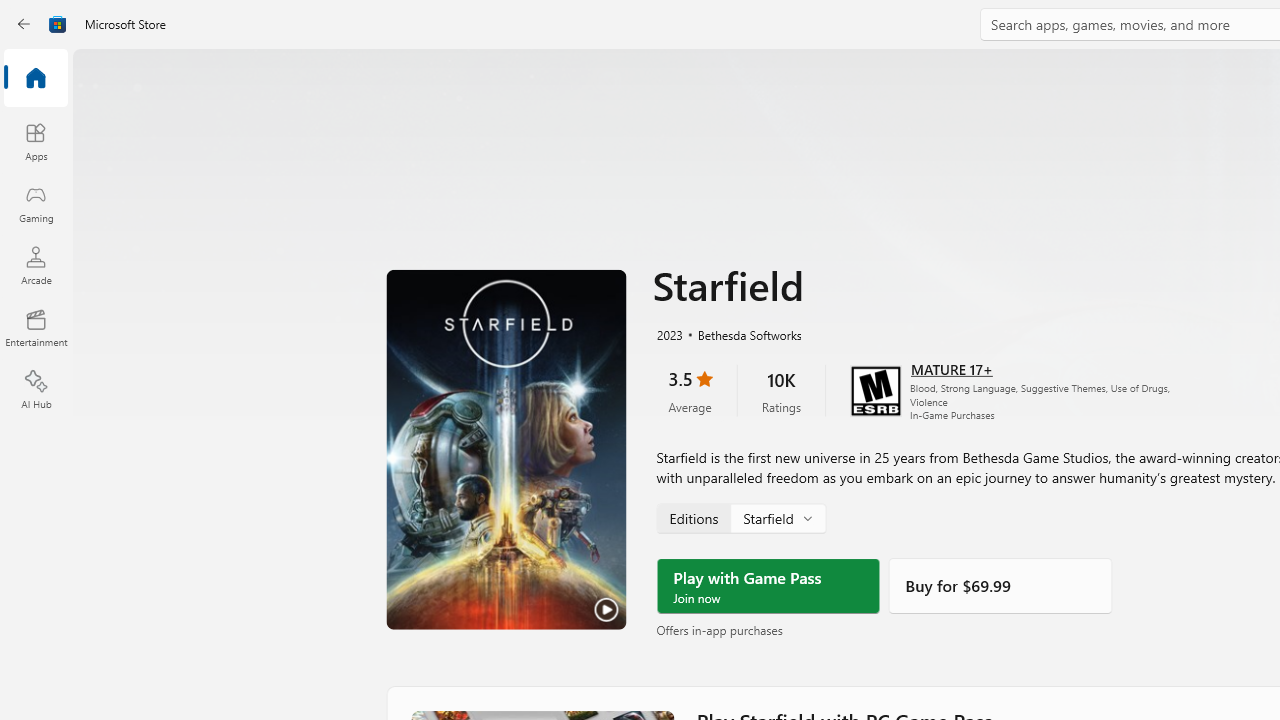  Describe the element at coordinates (1000, 585) in the screenshot. I see `'Buy'` at that location.